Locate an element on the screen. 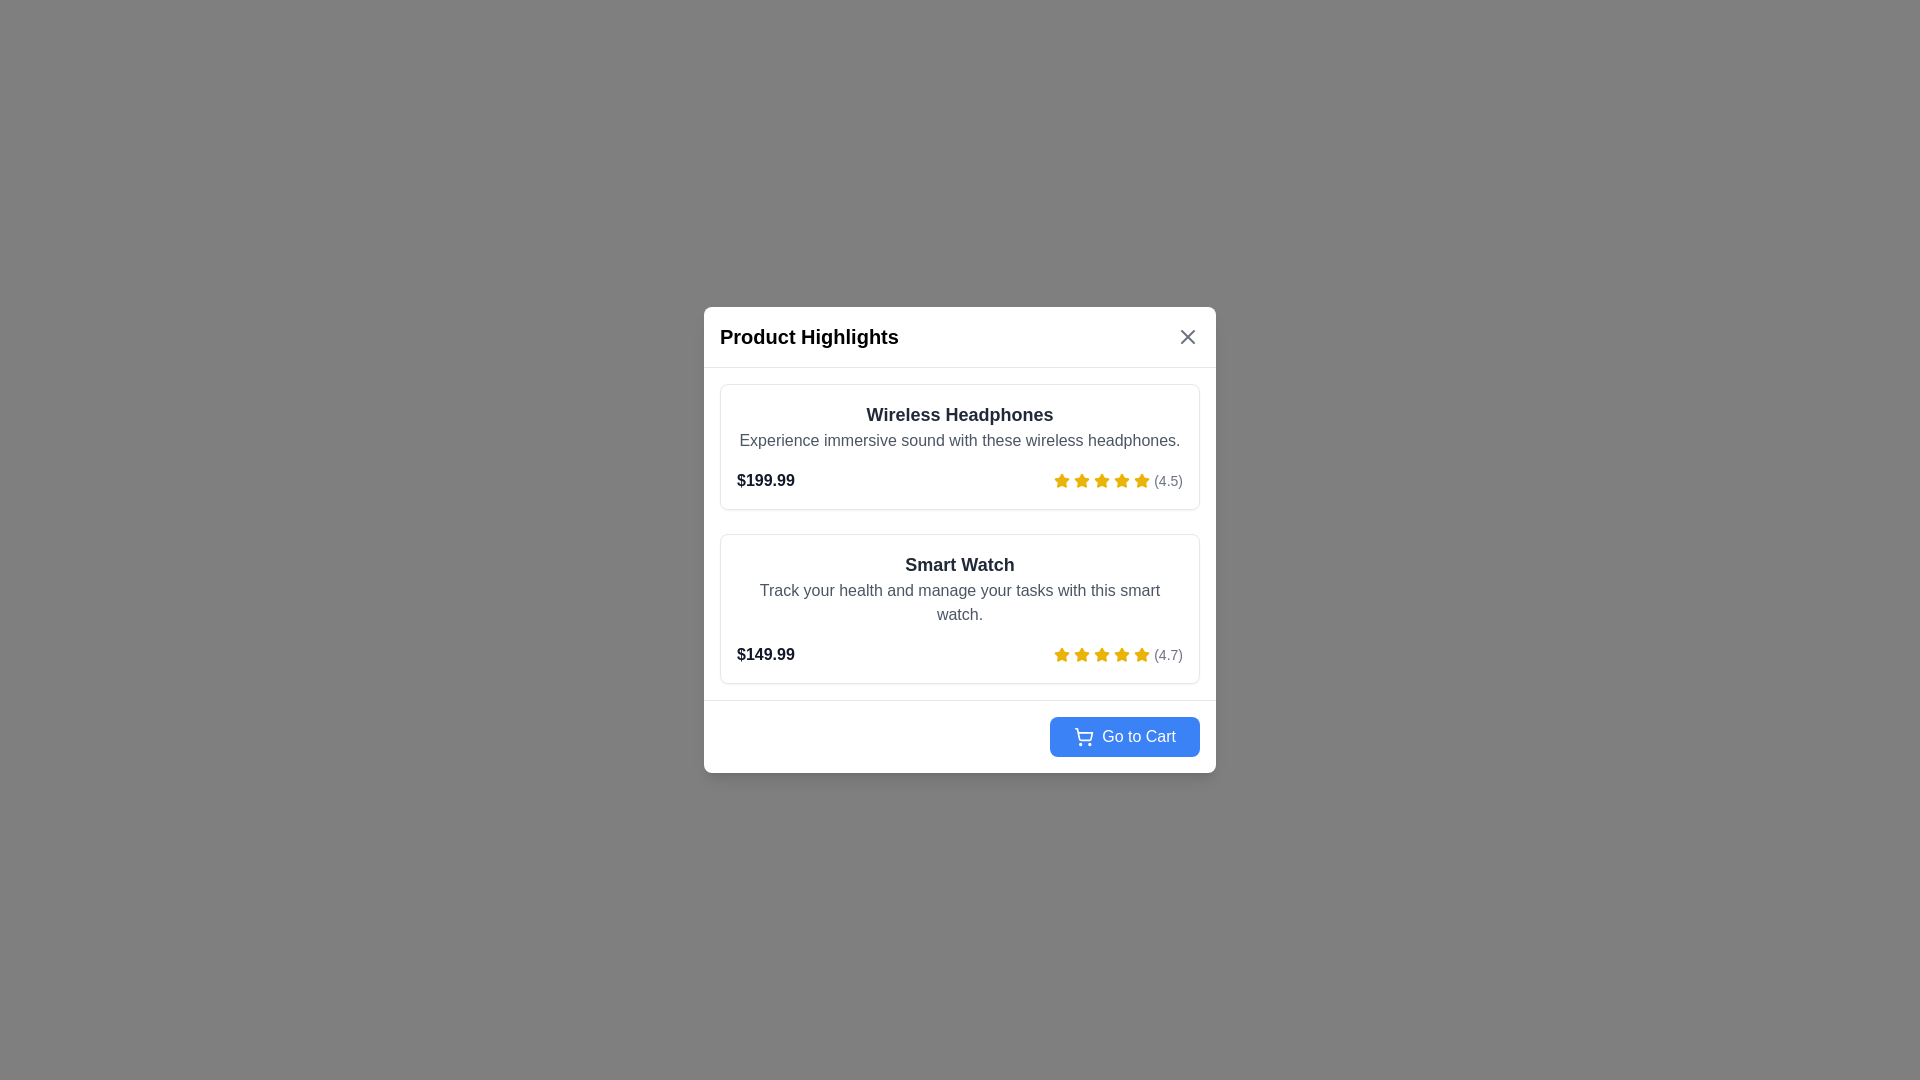  attributes of the fifth star icon representing a product rating of 4.7 for the 'Smart Watch' product is located at coordinates (1142, 655).